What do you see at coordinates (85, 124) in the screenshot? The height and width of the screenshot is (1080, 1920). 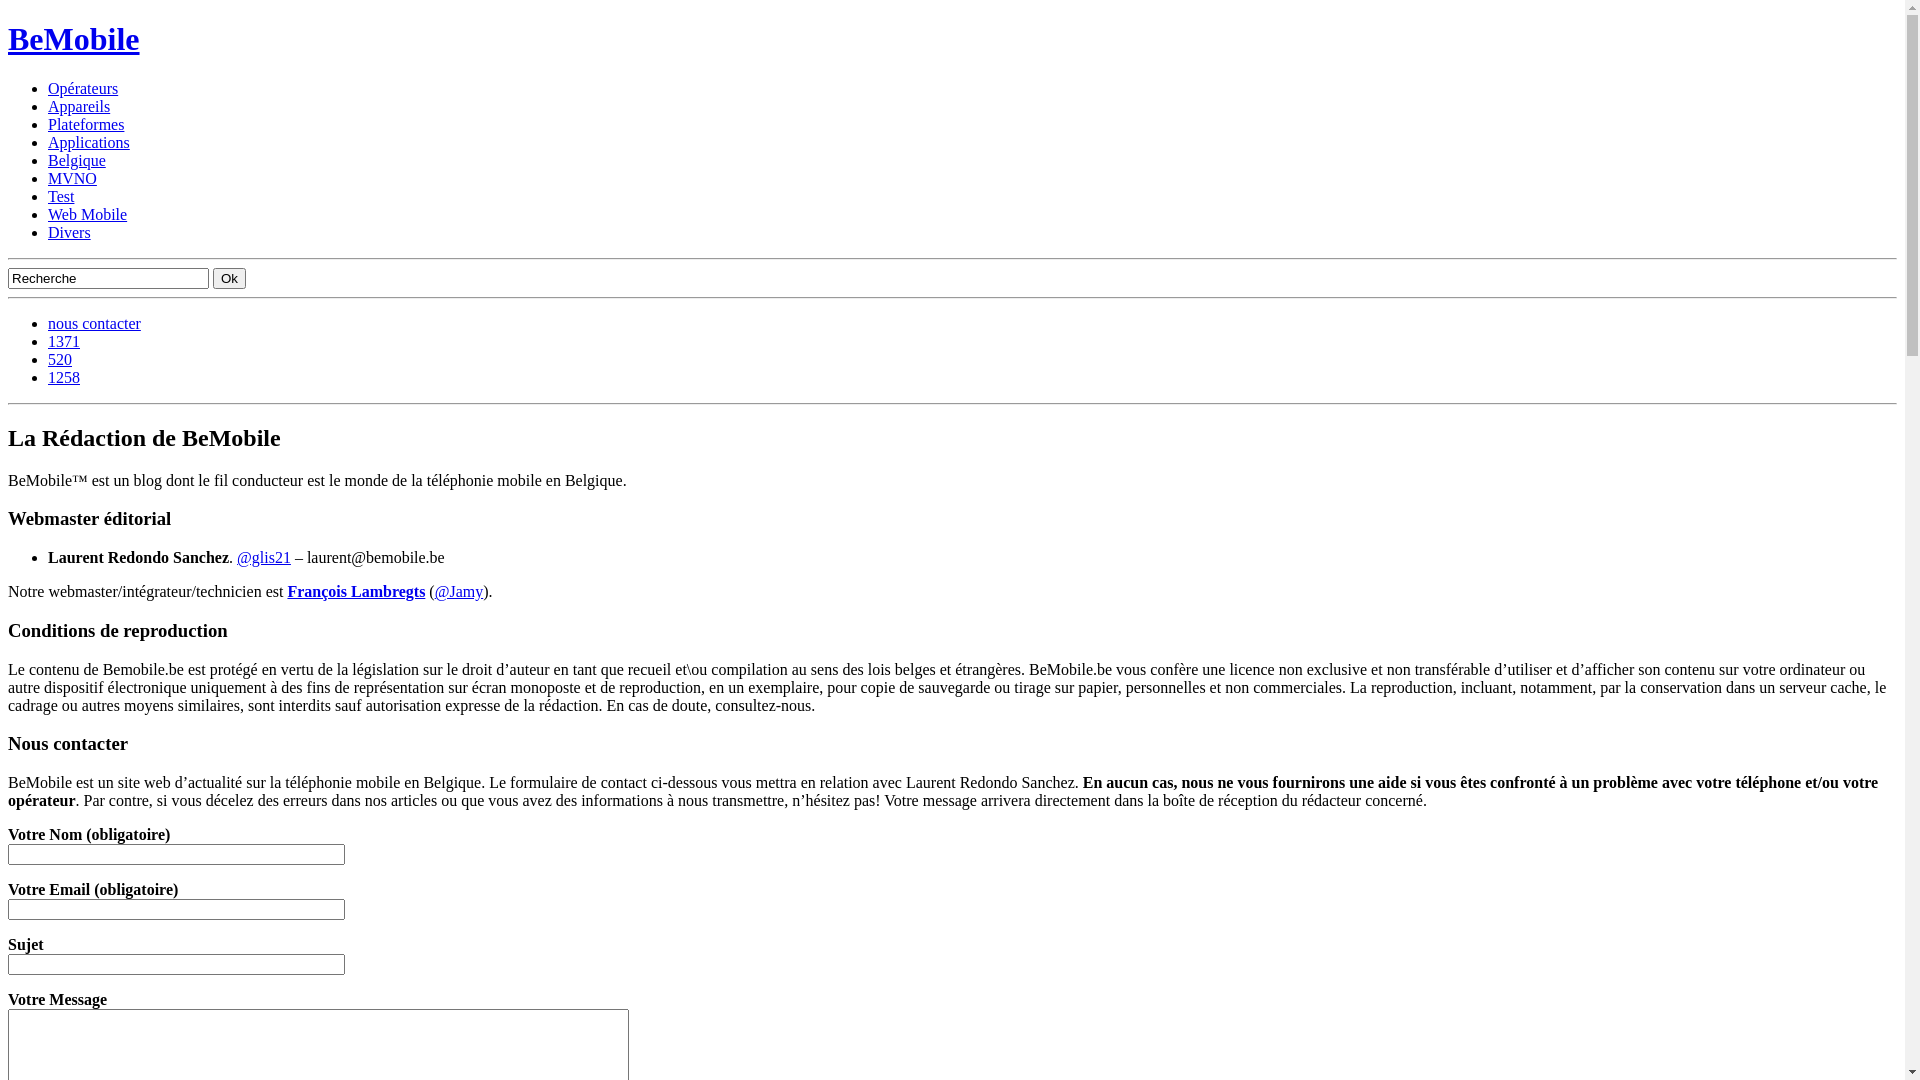 I see `'Plateformes'` at bounding box center [85, 124].